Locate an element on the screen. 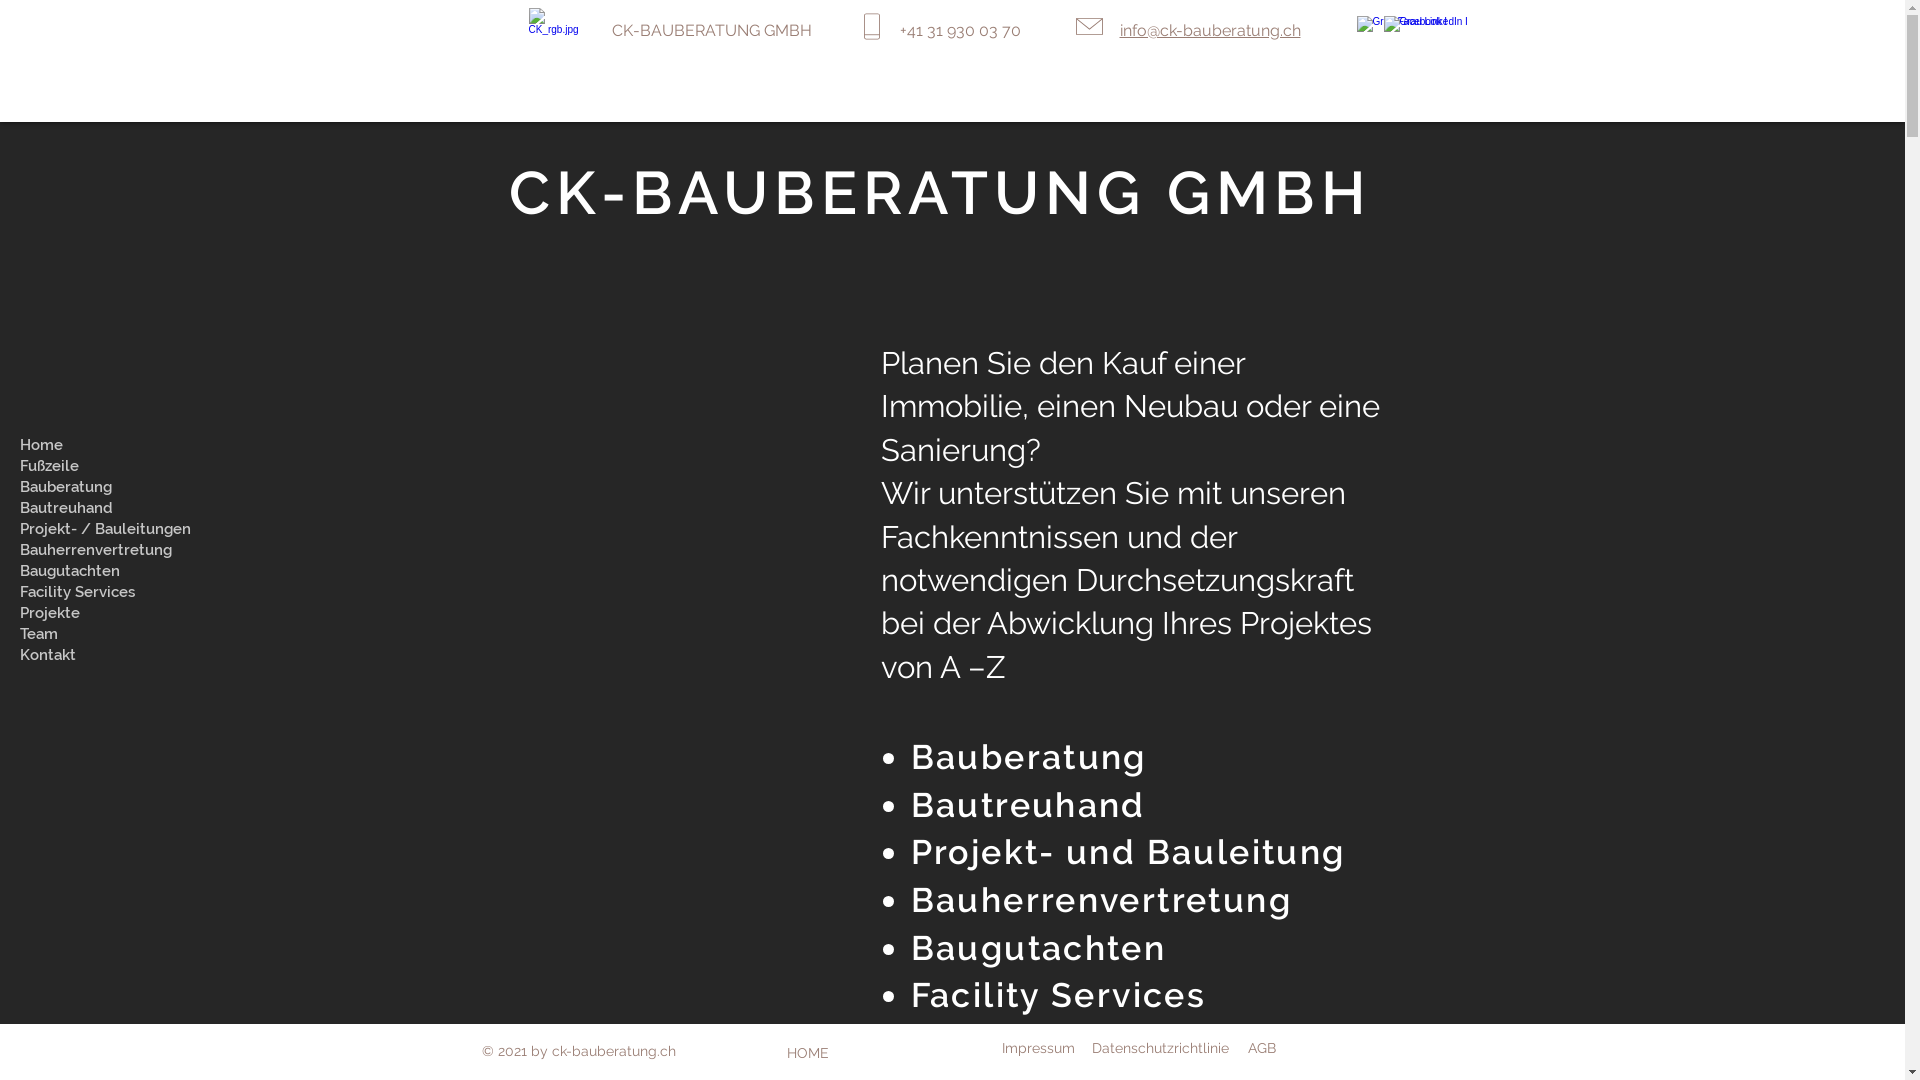 Image resolution: width=1920 pixels, height=1080 pixels. 'Team' is located at coordinates (109, 634).